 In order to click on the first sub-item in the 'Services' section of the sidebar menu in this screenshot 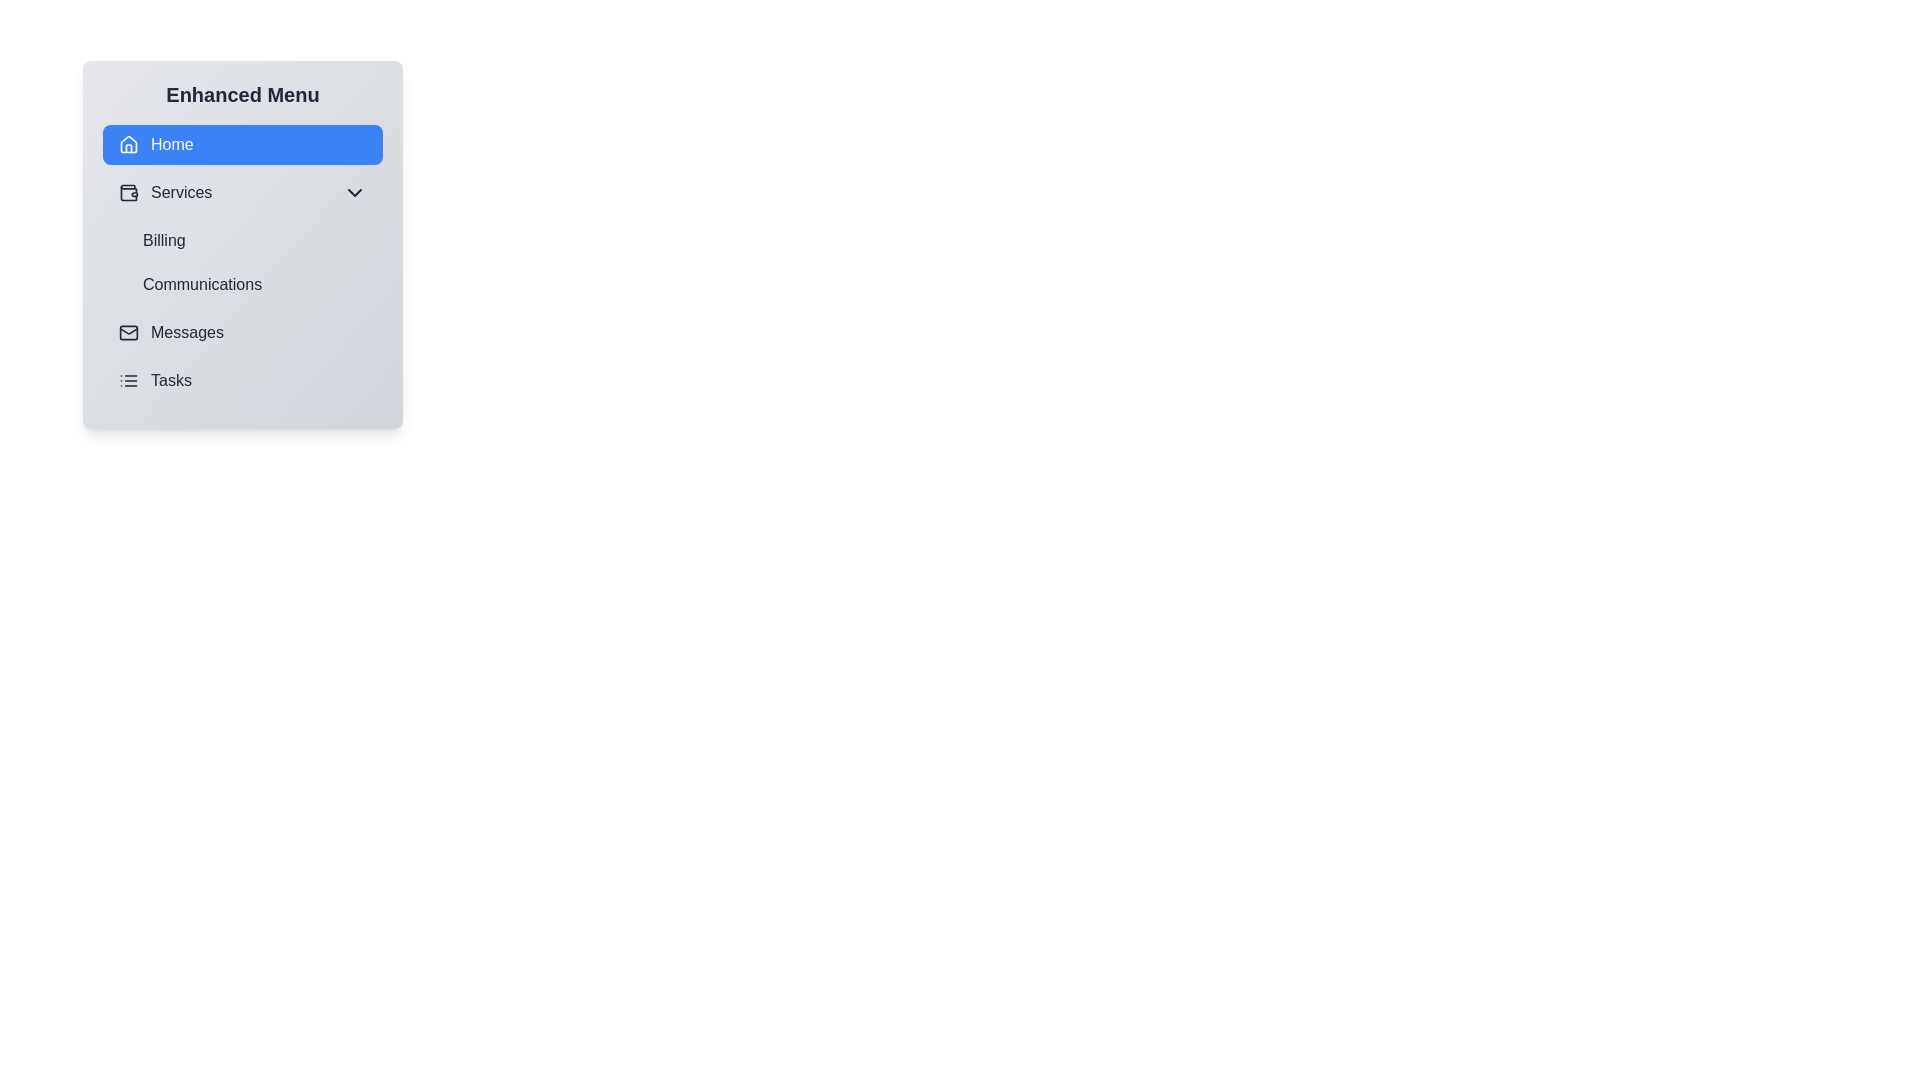, I will do `click(242, 238)`.